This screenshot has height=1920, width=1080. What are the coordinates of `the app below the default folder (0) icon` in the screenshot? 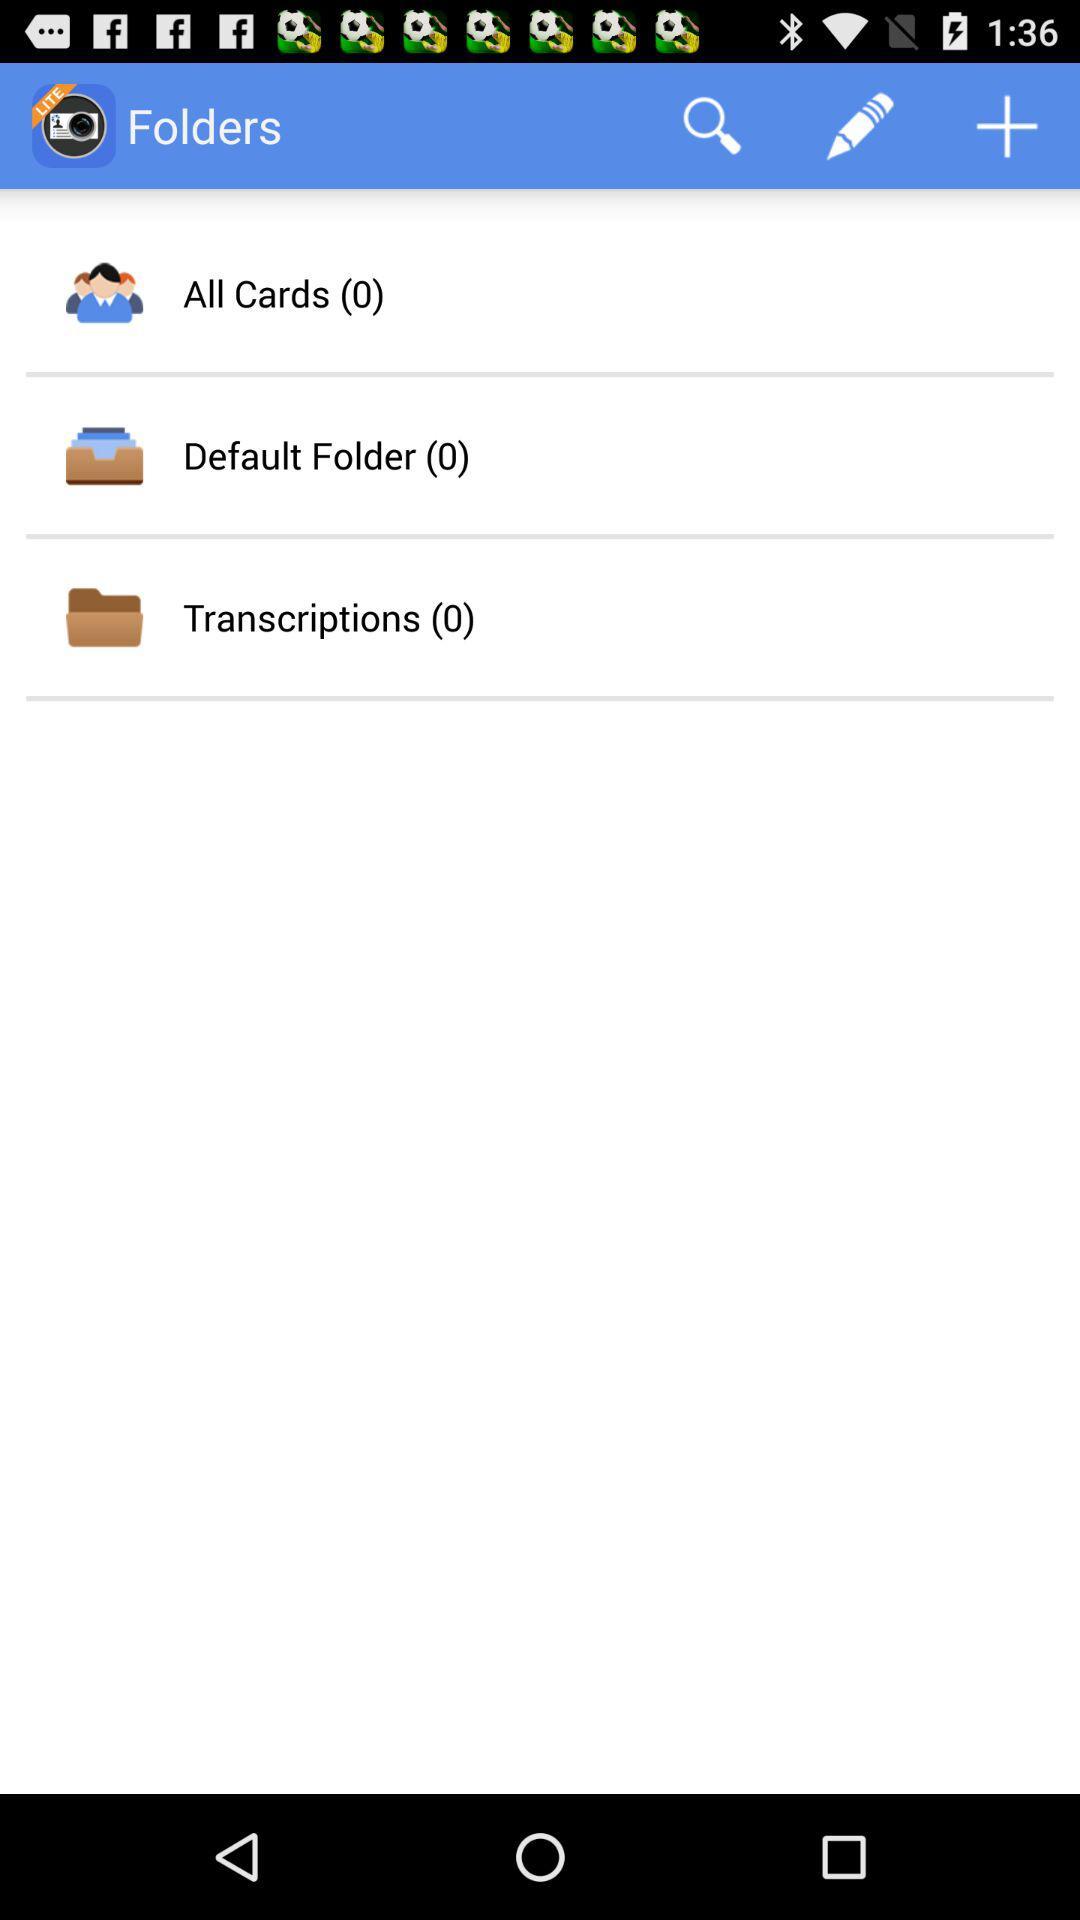 It's located at (328, 616).